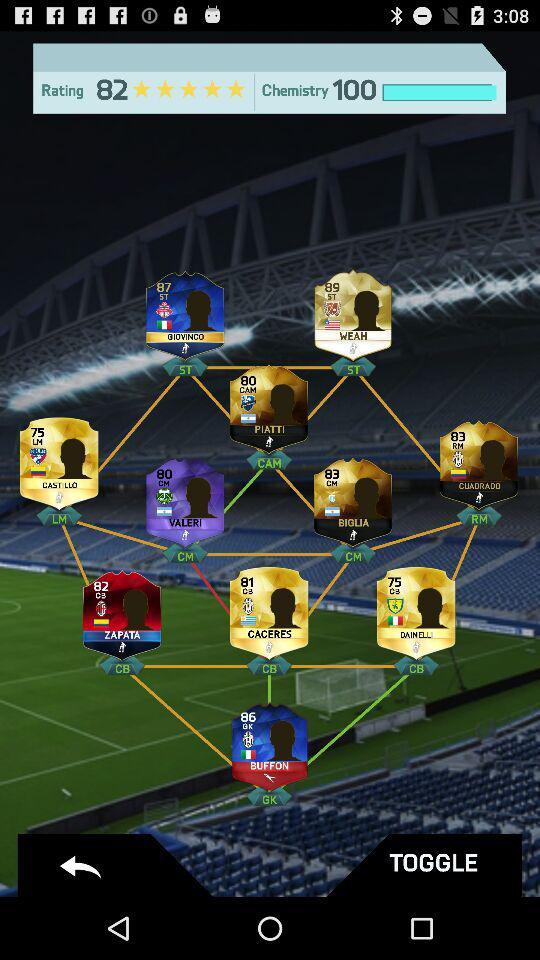 The image size is (540, 960). I want to click on change player, so click(185, 496).